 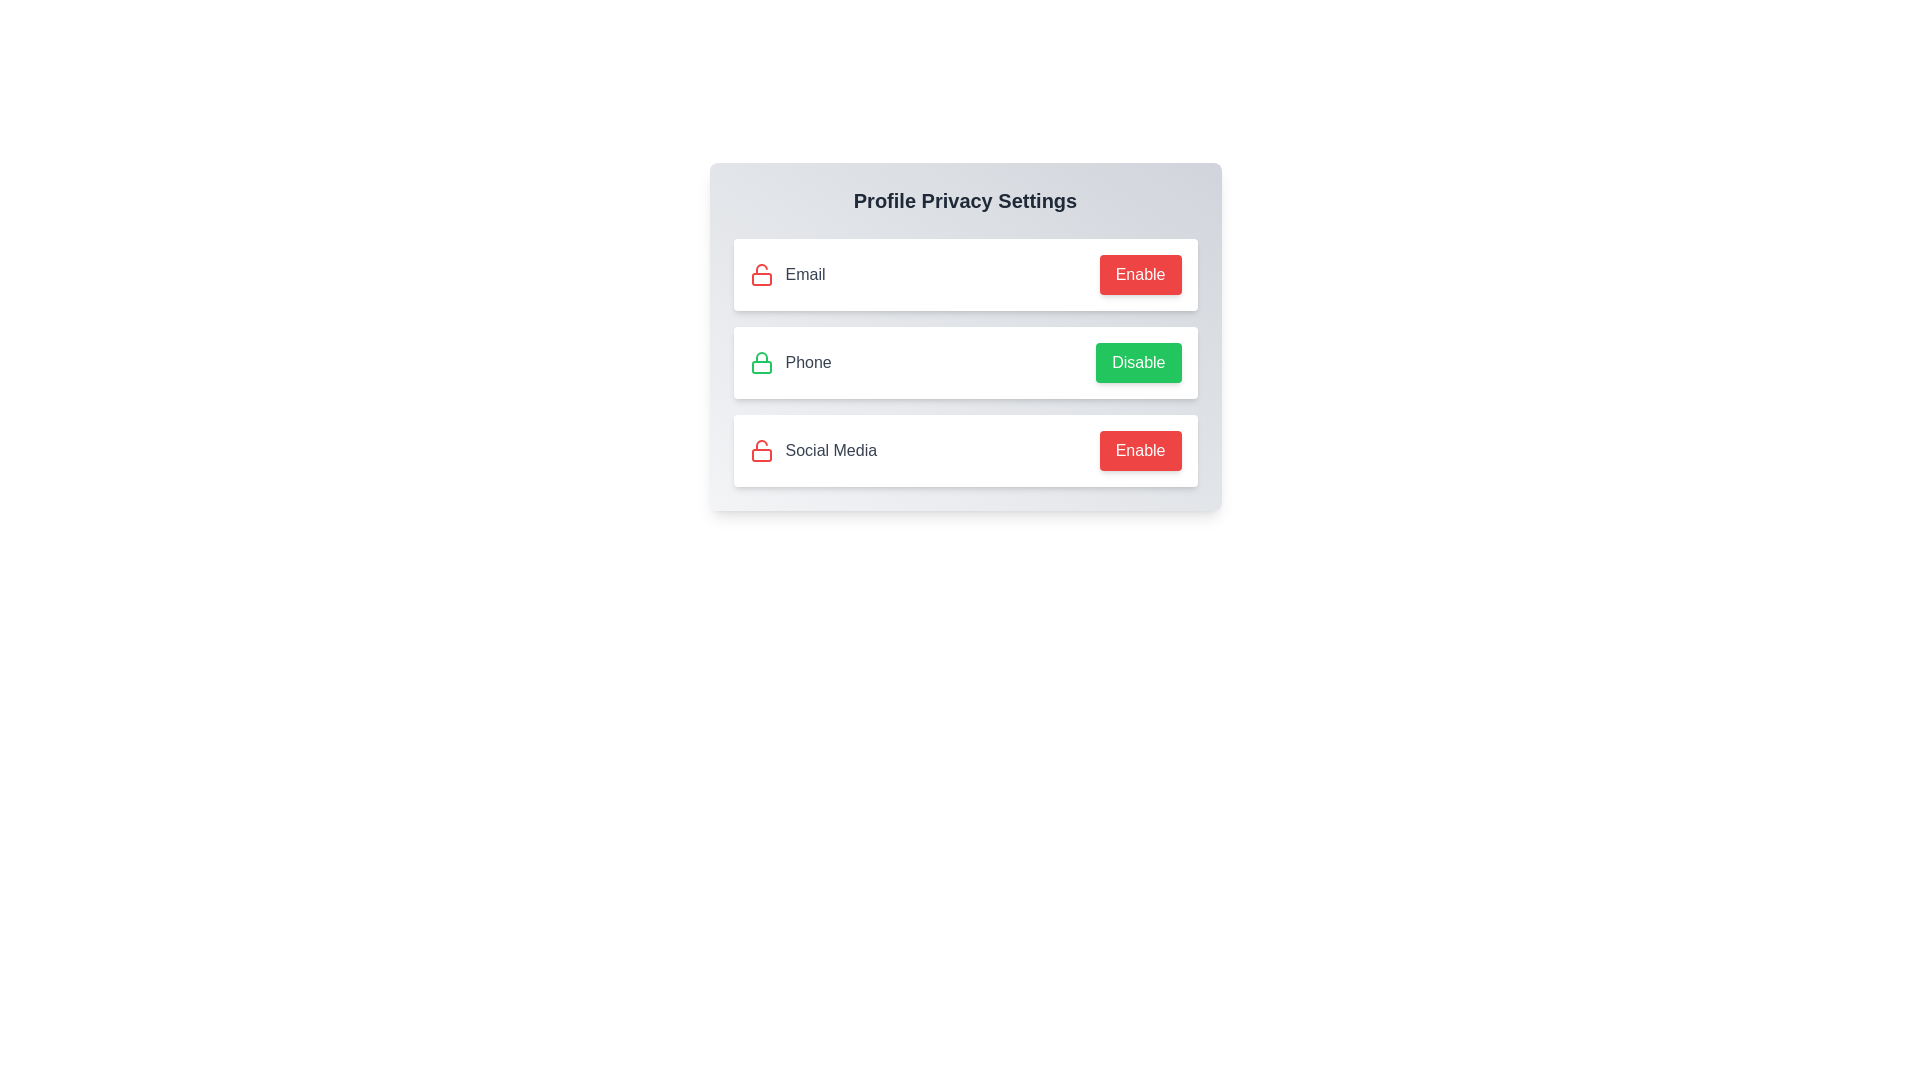 What do you see at coordinates (1140, 451) in the screenshot?
I see `the 'Enable' button for 'Social Media' to toggle its privacy setting` at bounding box center [1140, 451].